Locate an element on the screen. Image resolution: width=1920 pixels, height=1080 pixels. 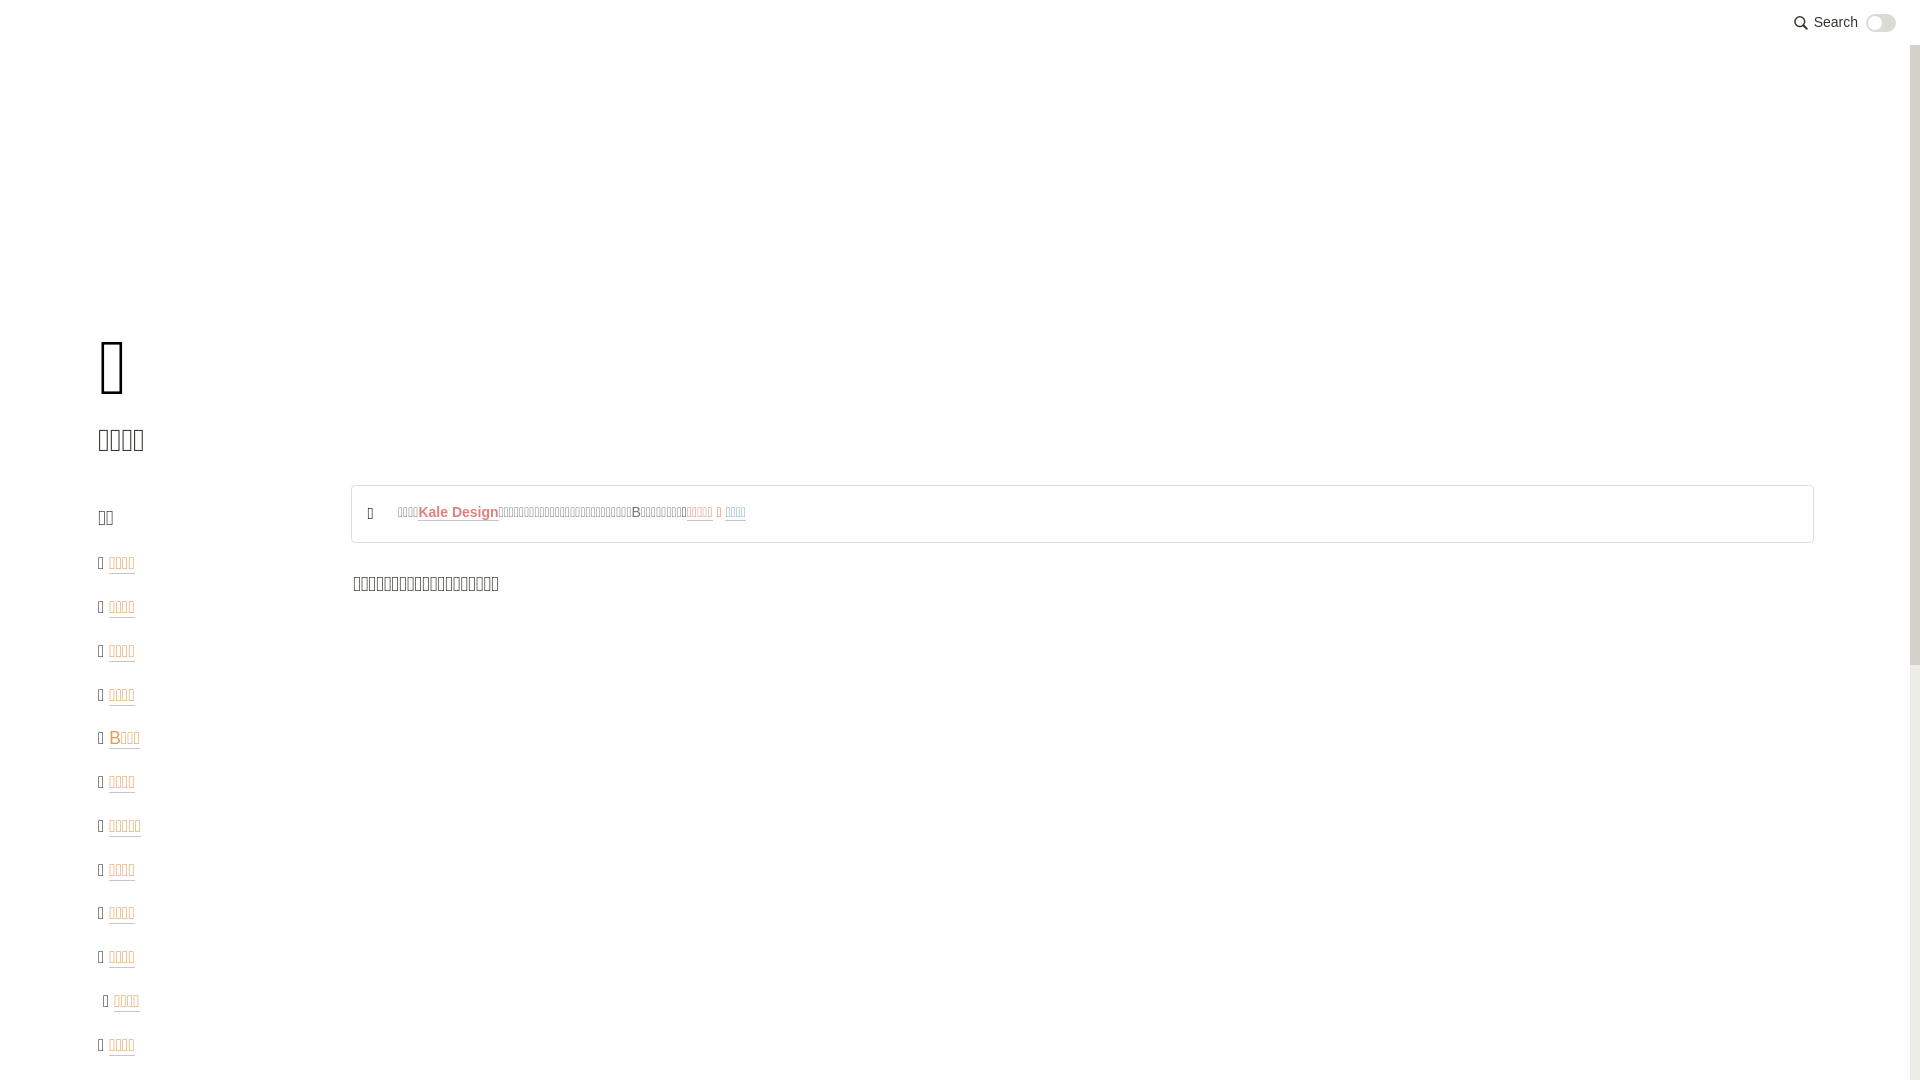
'Change to Dark Mode' is located at coordinates (1880, 23).